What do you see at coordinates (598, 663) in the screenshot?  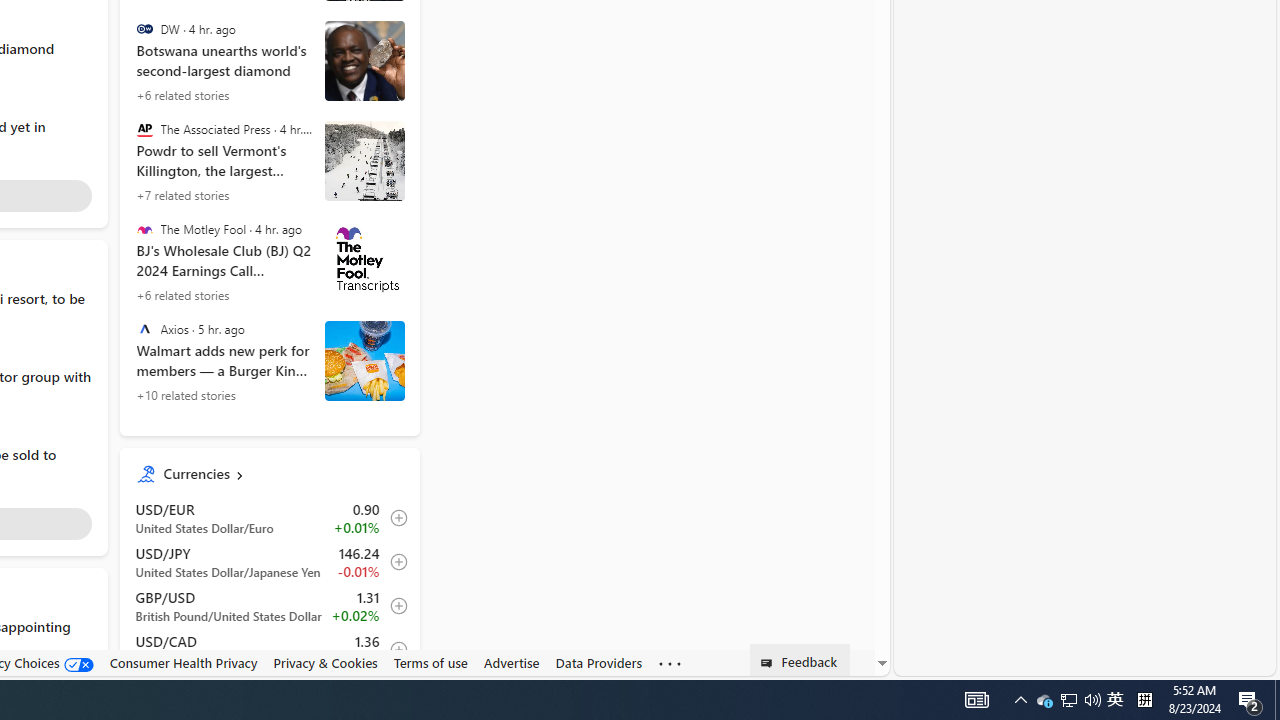 I see `'Data Providers'` at bounding box center [598, 663].